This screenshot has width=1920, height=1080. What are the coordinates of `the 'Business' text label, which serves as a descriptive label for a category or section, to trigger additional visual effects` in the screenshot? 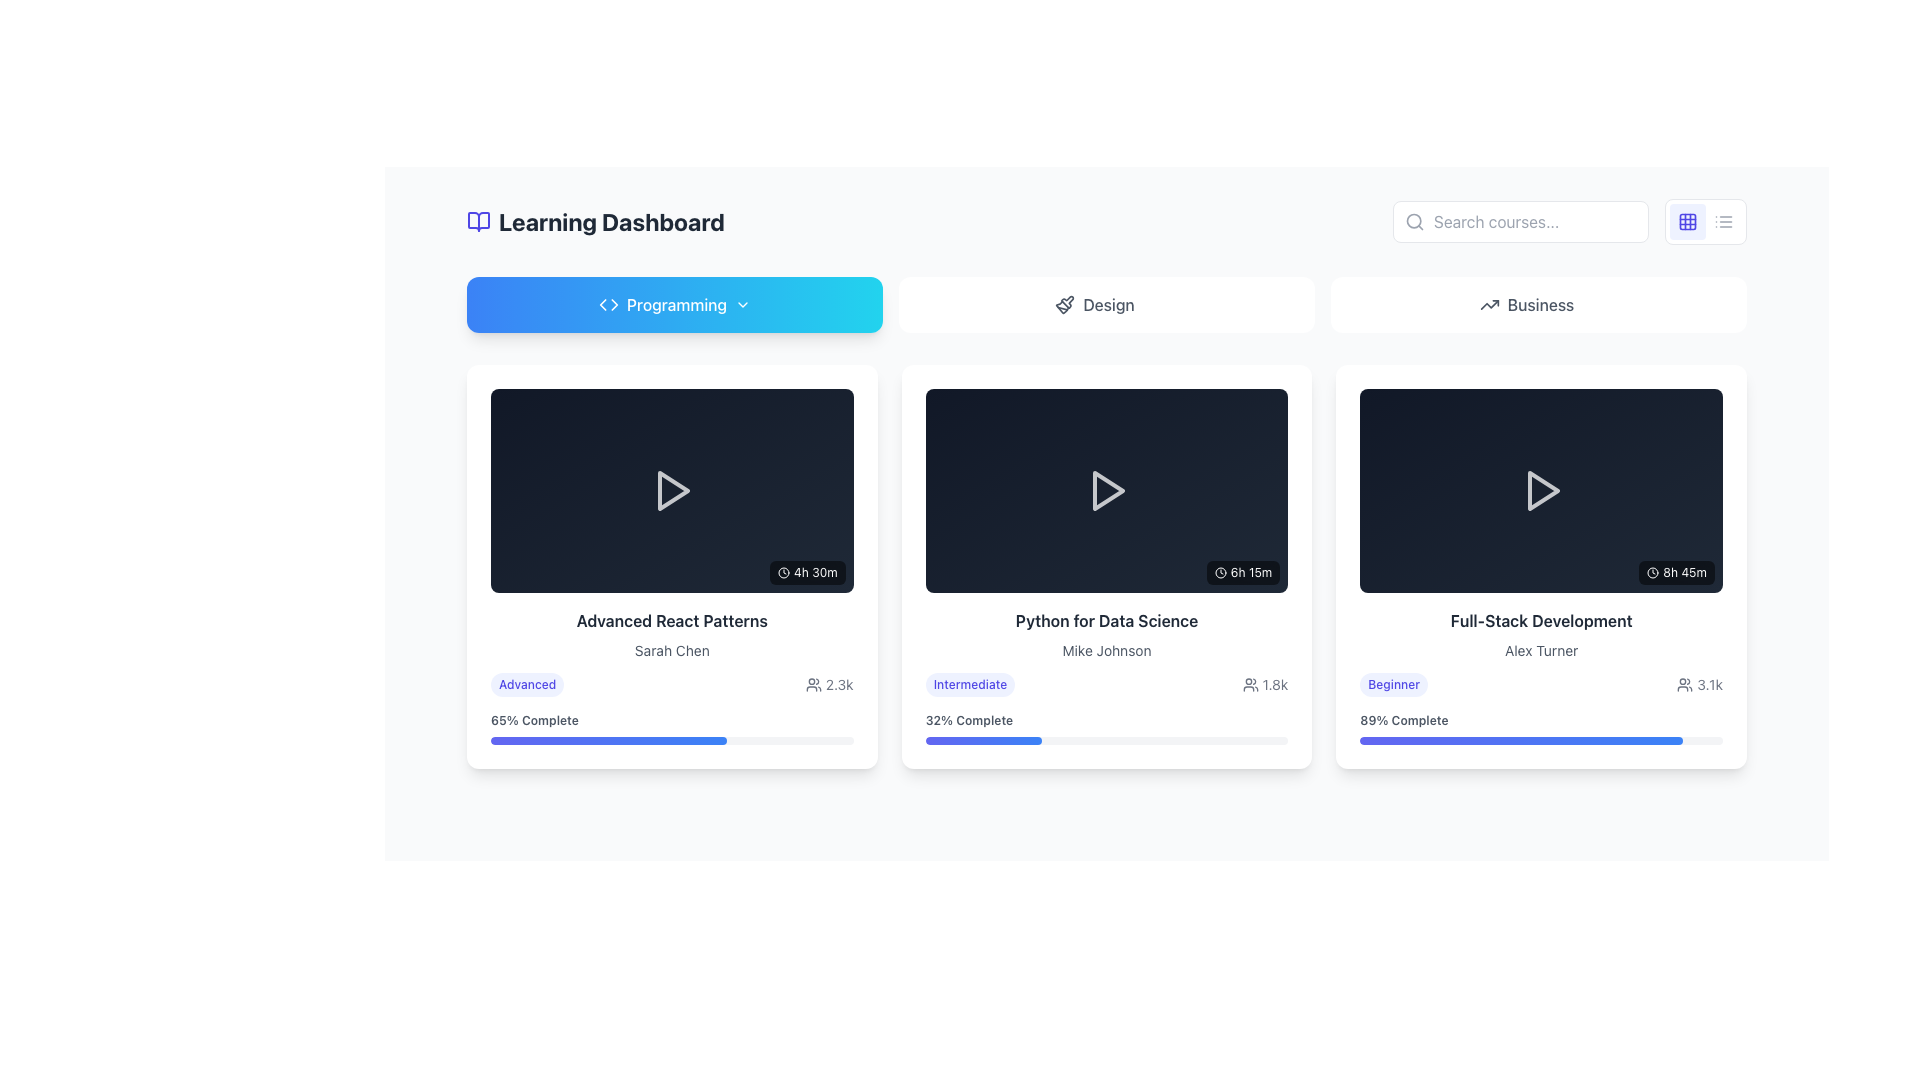 It's located at (1539, 304).